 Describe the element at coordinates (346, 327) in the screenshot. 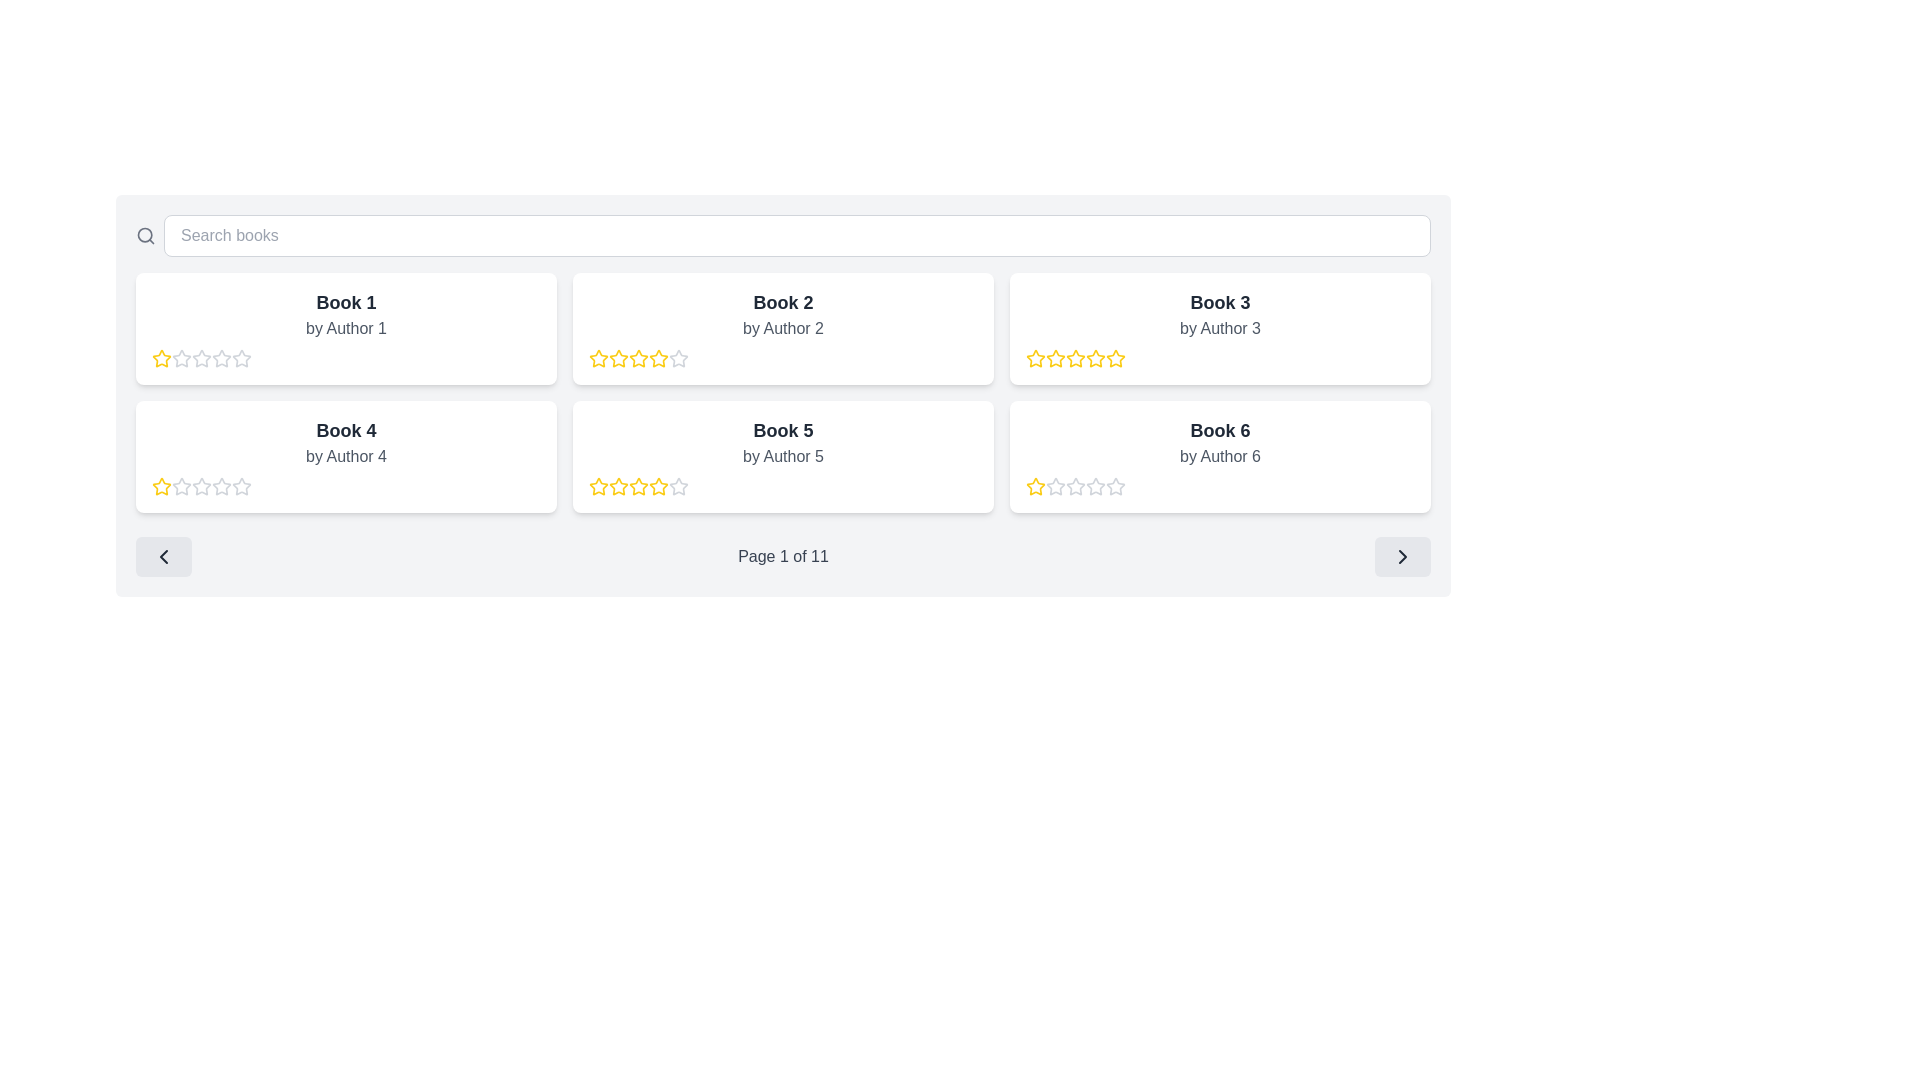

I see `the top-left Information Card in the grid layout` at that location.